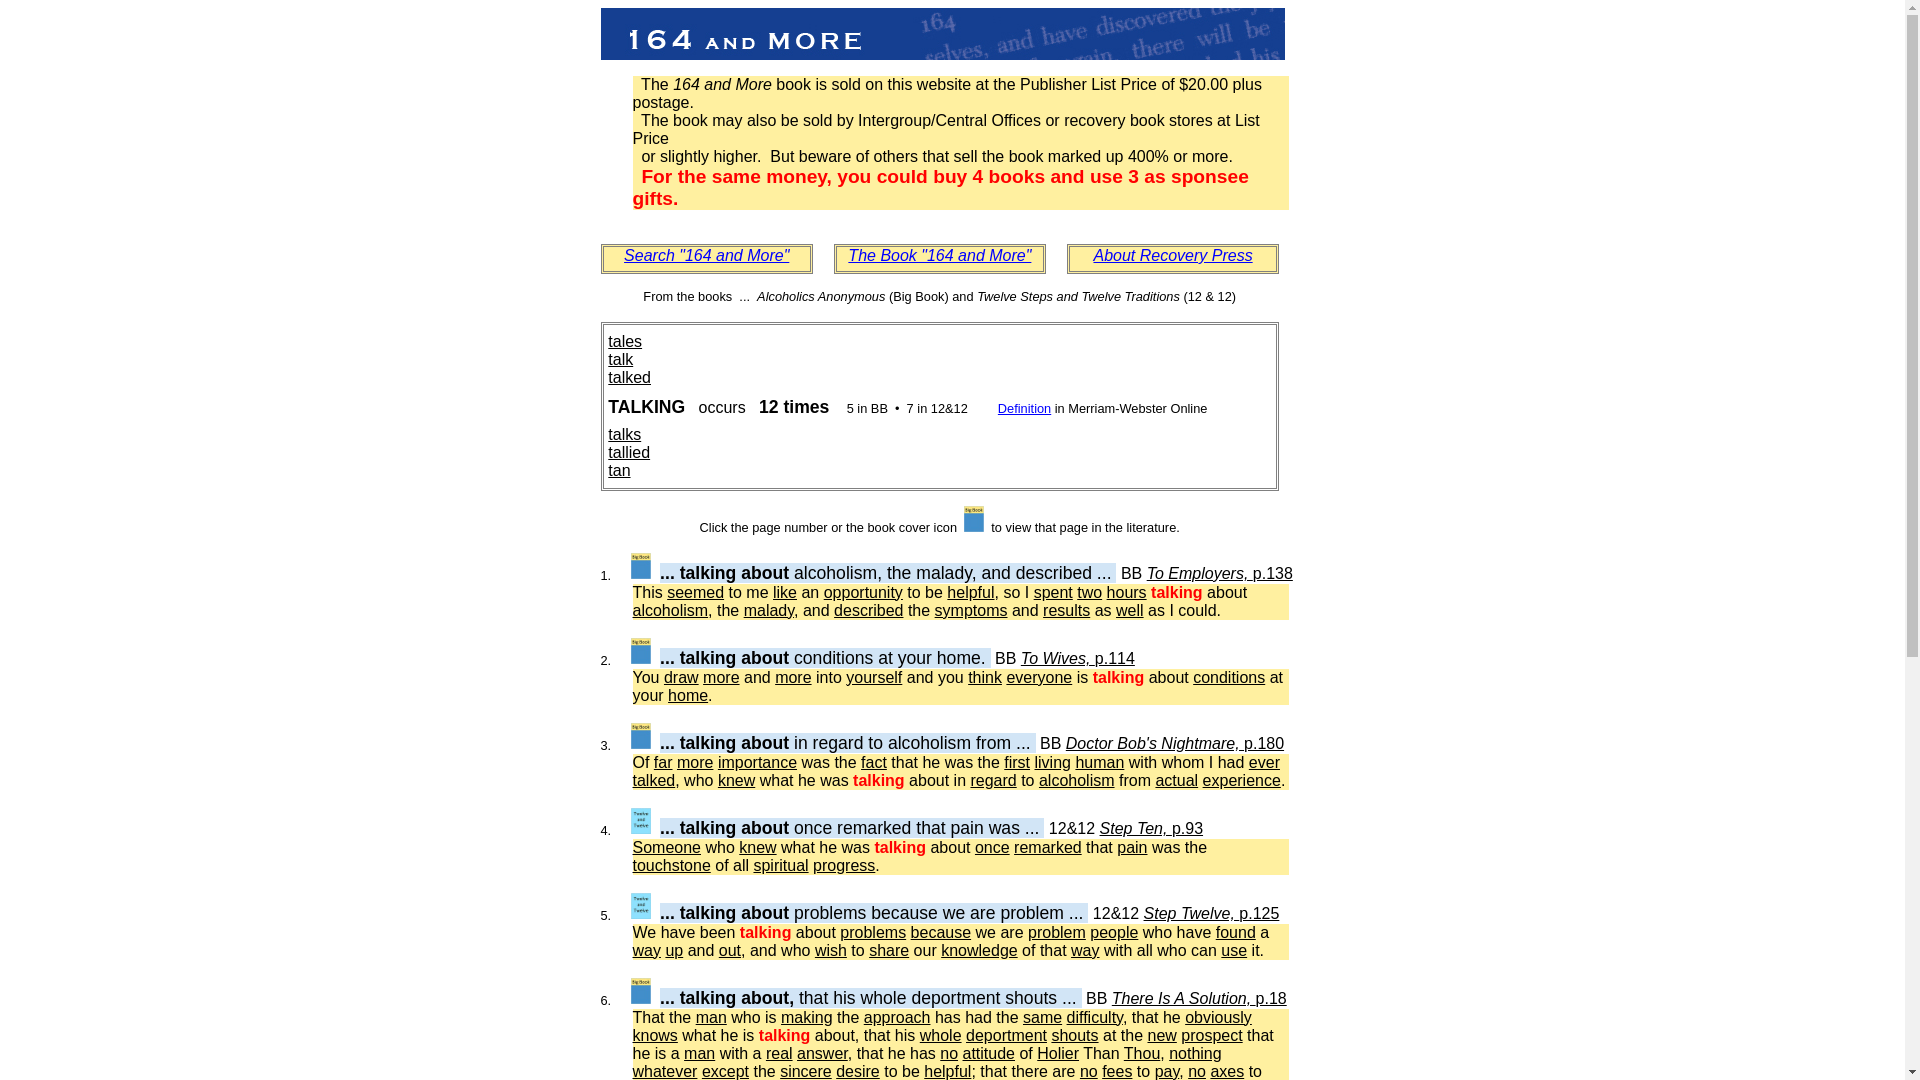  I want to click on 'ever', so click(1263, 762).